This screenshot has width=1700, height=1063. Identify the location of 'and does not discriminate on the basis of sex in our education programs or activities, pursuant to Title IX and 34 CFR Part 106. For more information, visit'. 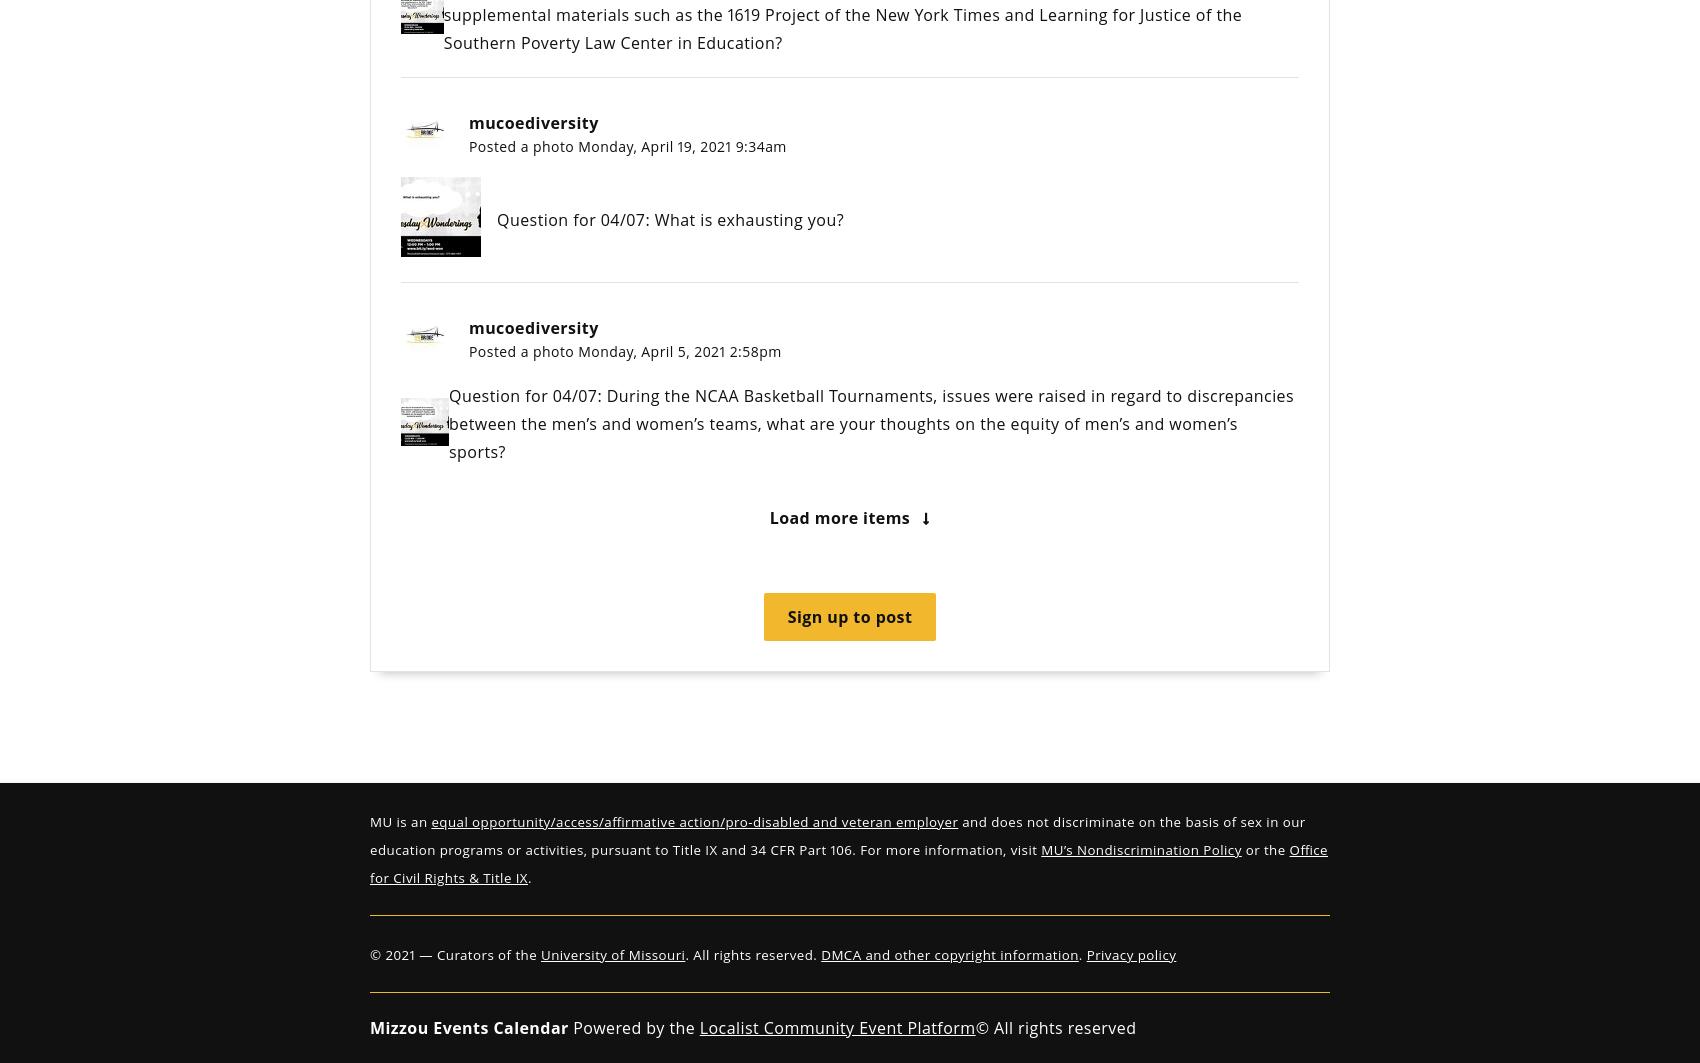
(836, 835).